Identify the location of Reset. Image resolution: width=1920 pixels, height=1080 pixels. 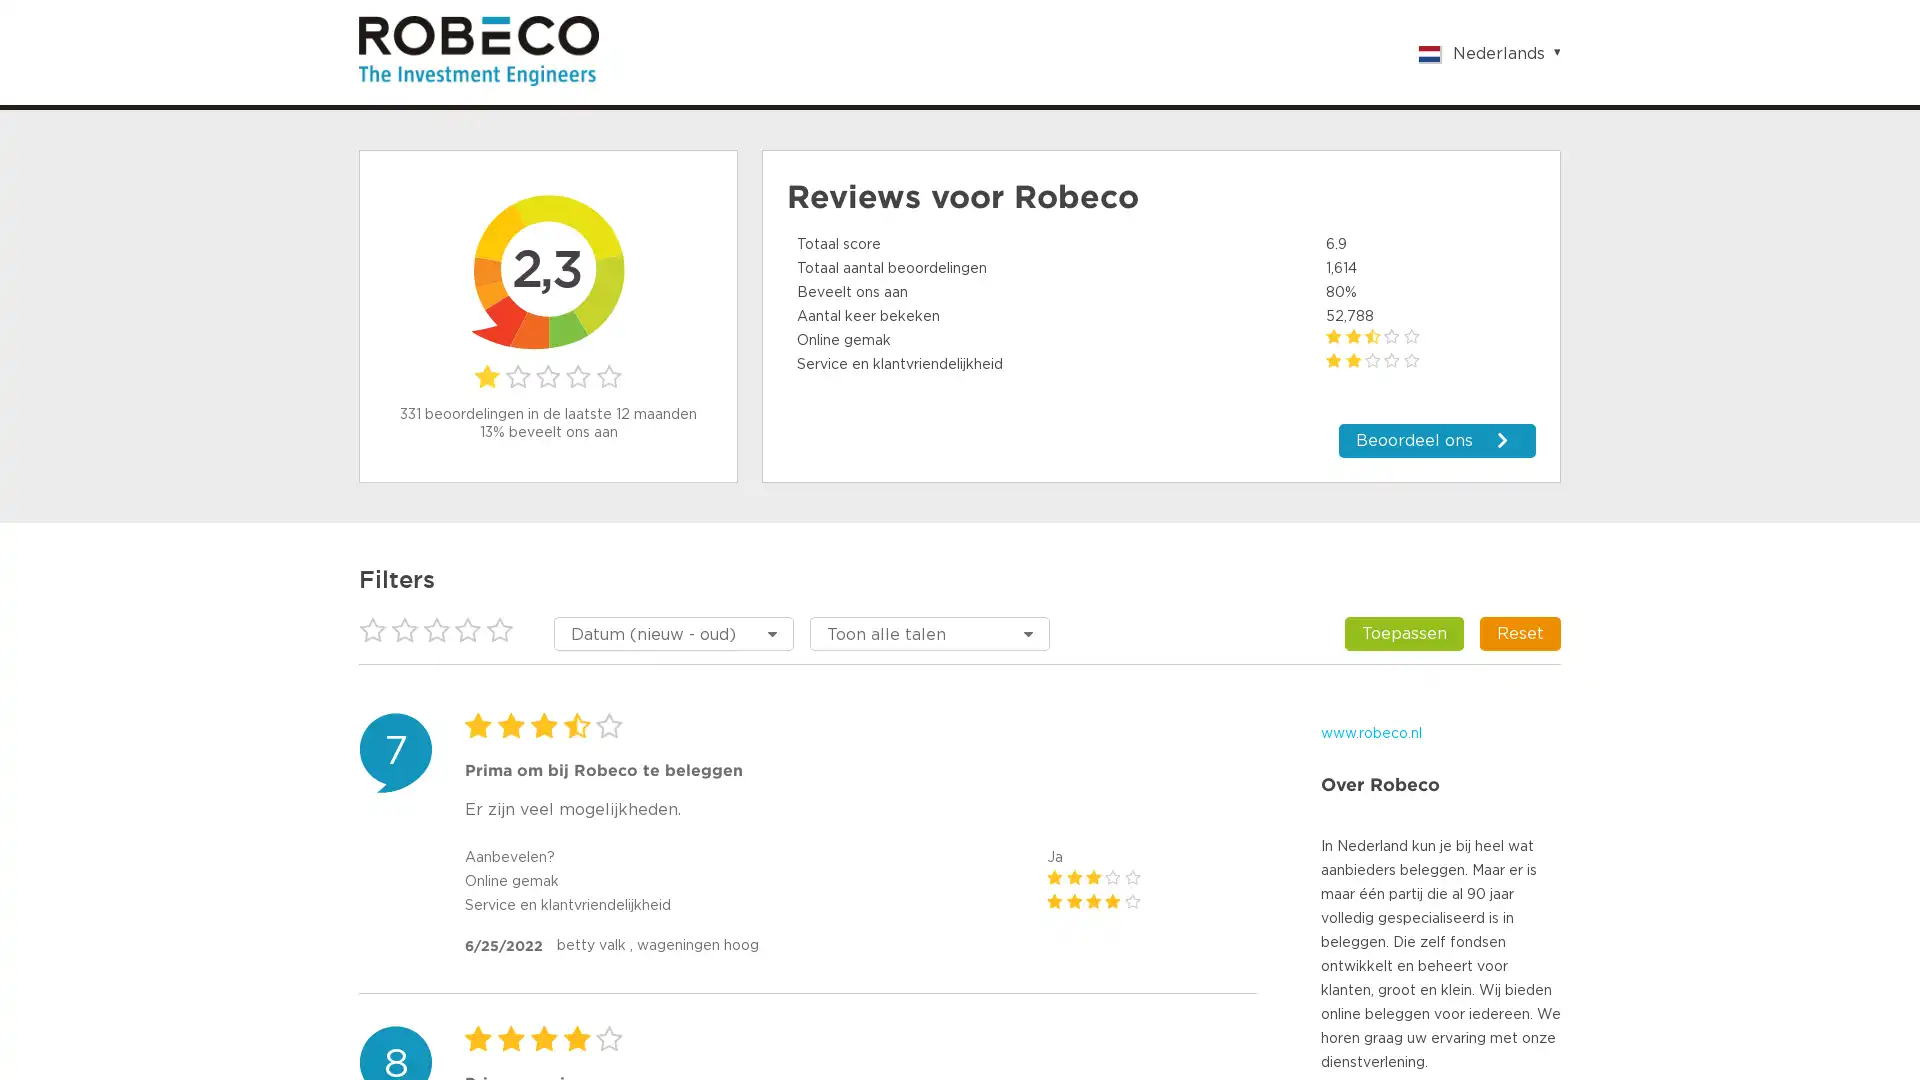
(1520, 633).